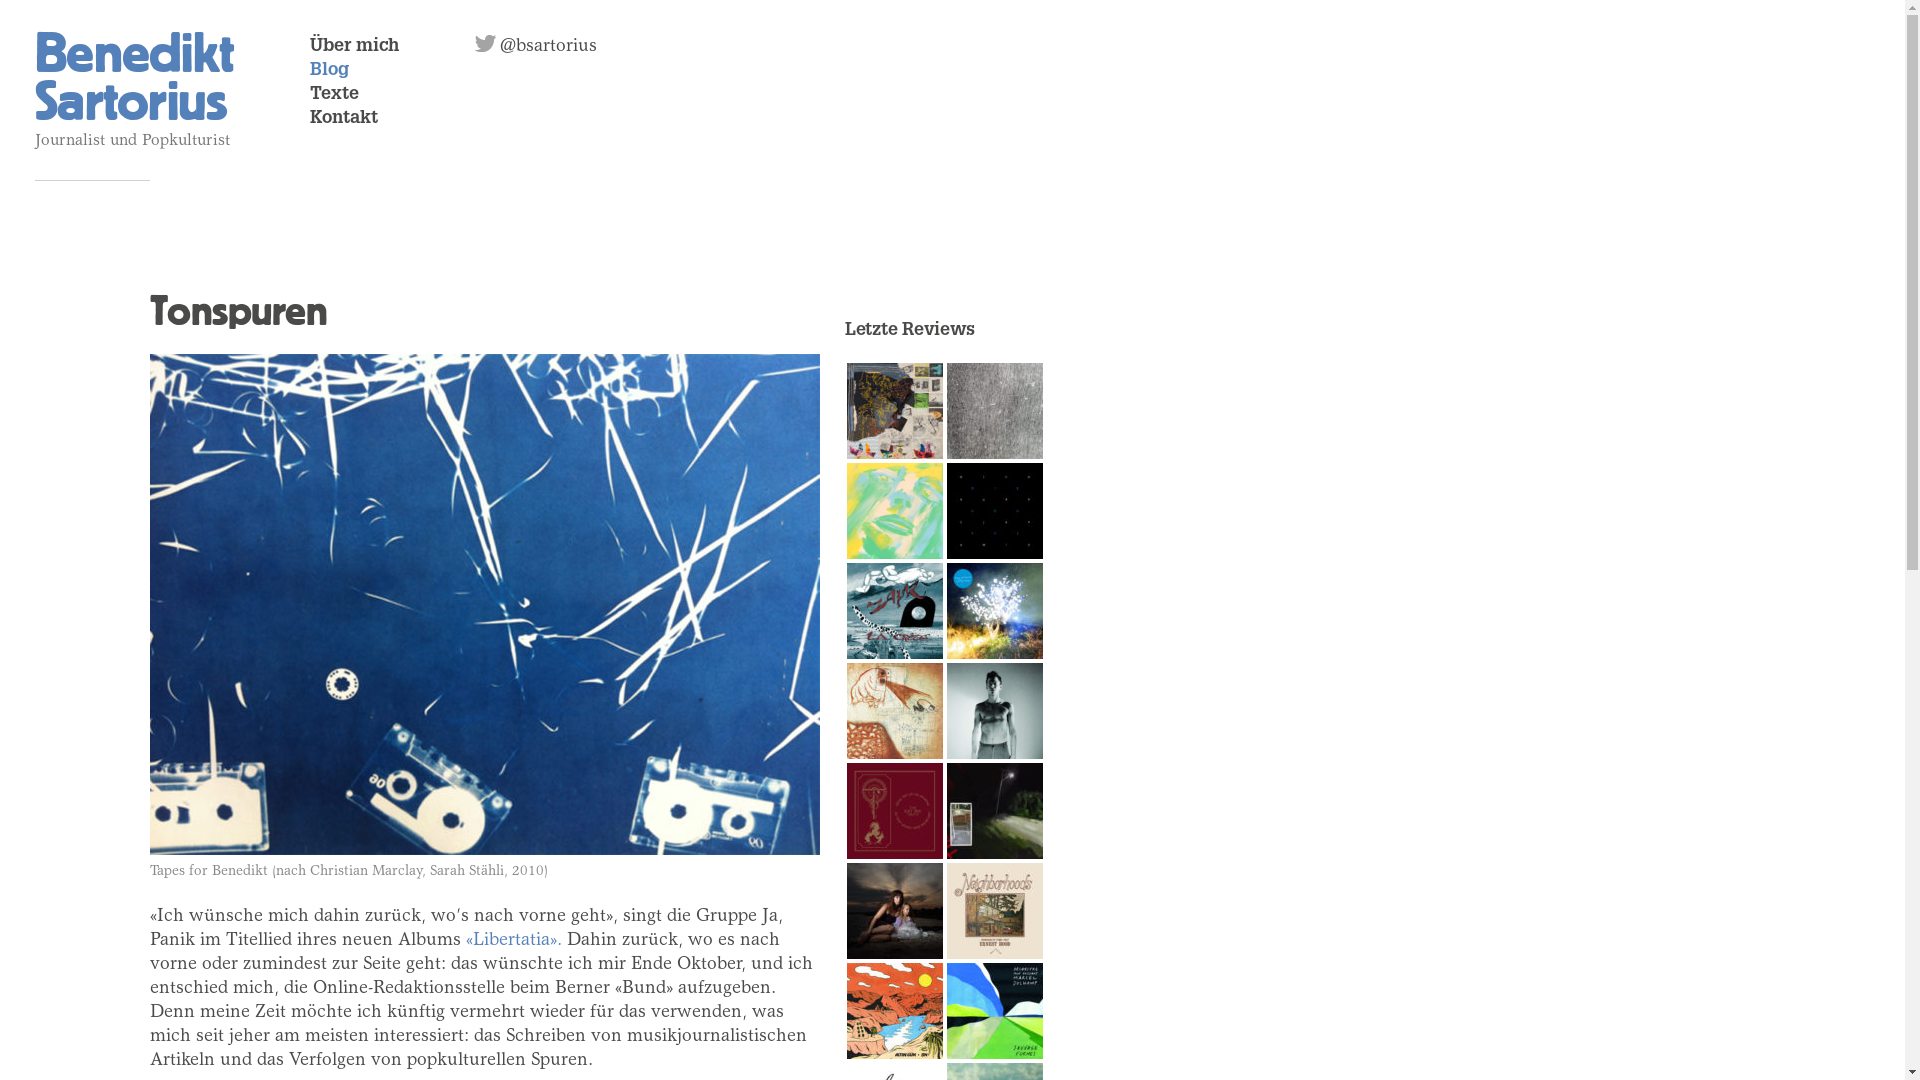  Describe the element at coordinates (148, 311) in the screenshot. I see `'Tonspuren'` at that location.